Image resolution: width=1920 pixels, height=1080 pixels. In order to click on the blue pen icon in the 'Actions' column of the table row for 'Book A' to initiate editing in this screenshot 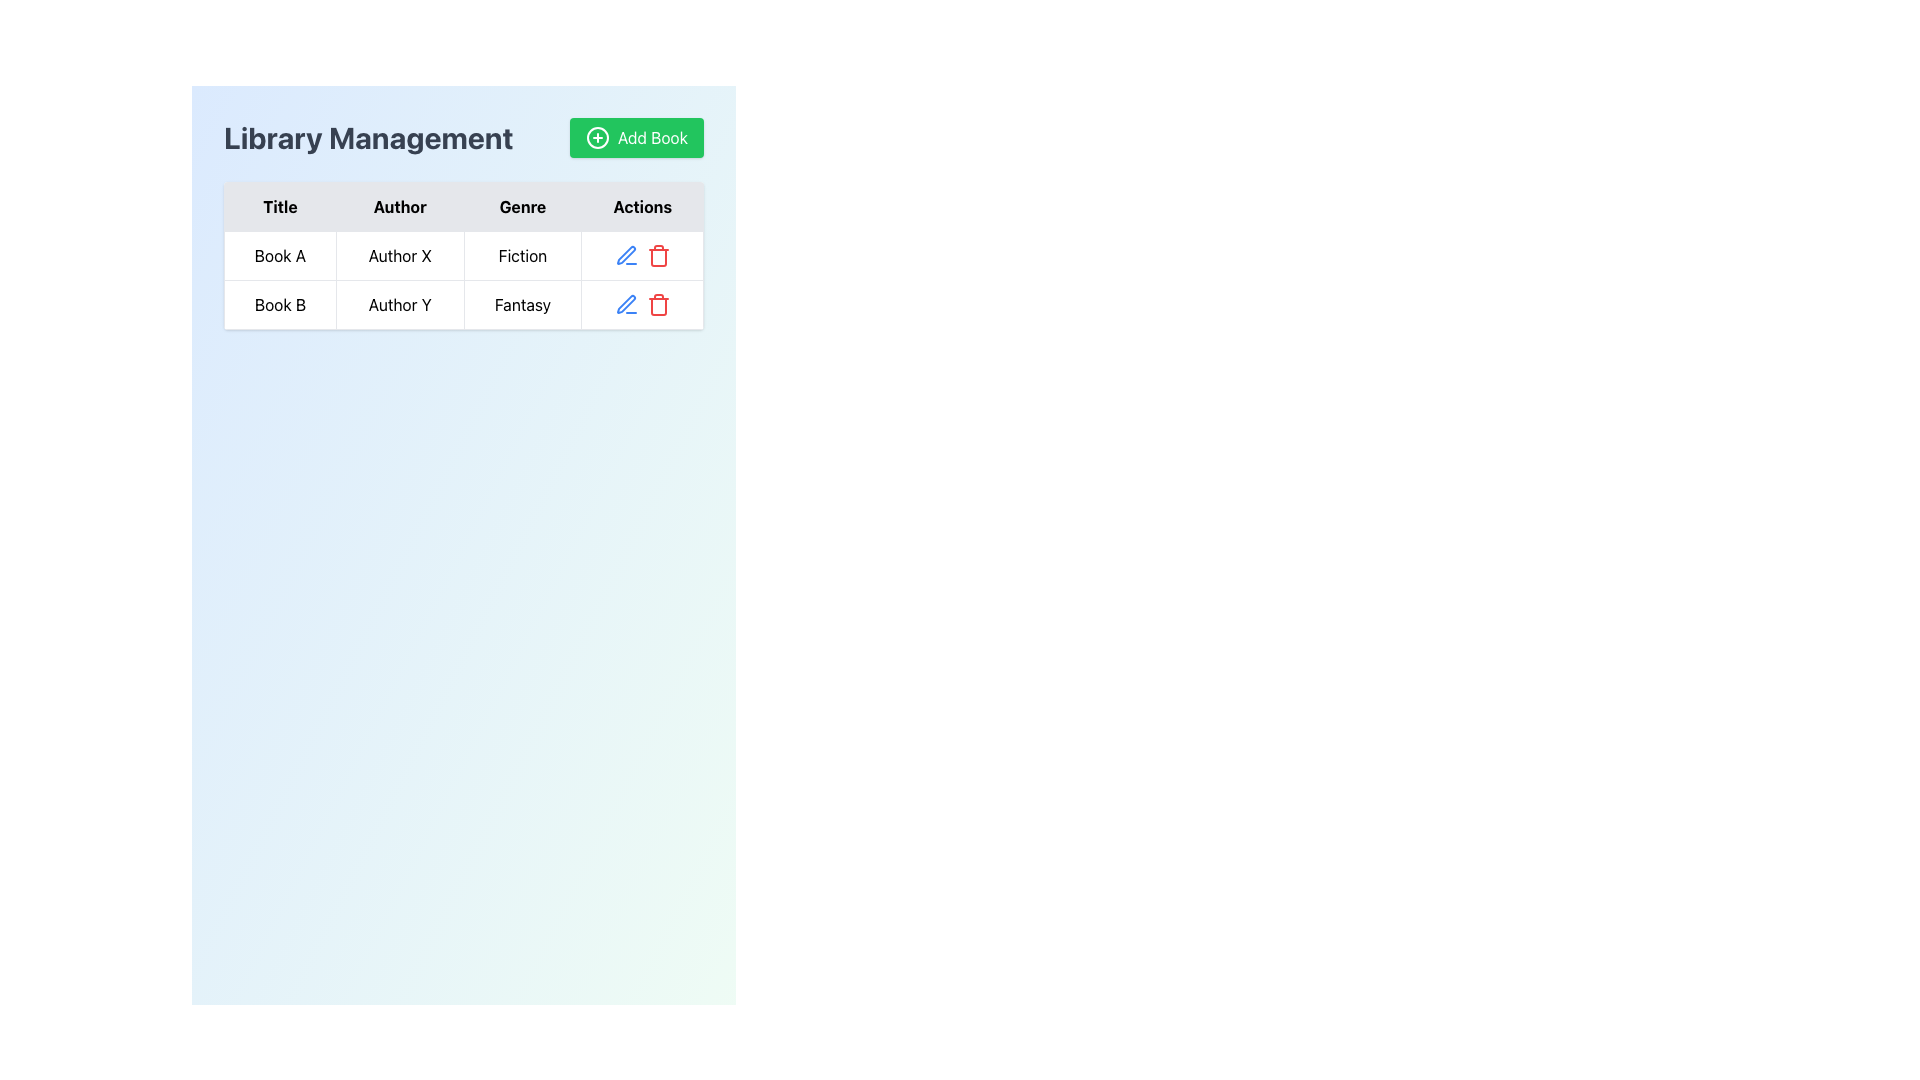, I will do `click(624, 304)`.